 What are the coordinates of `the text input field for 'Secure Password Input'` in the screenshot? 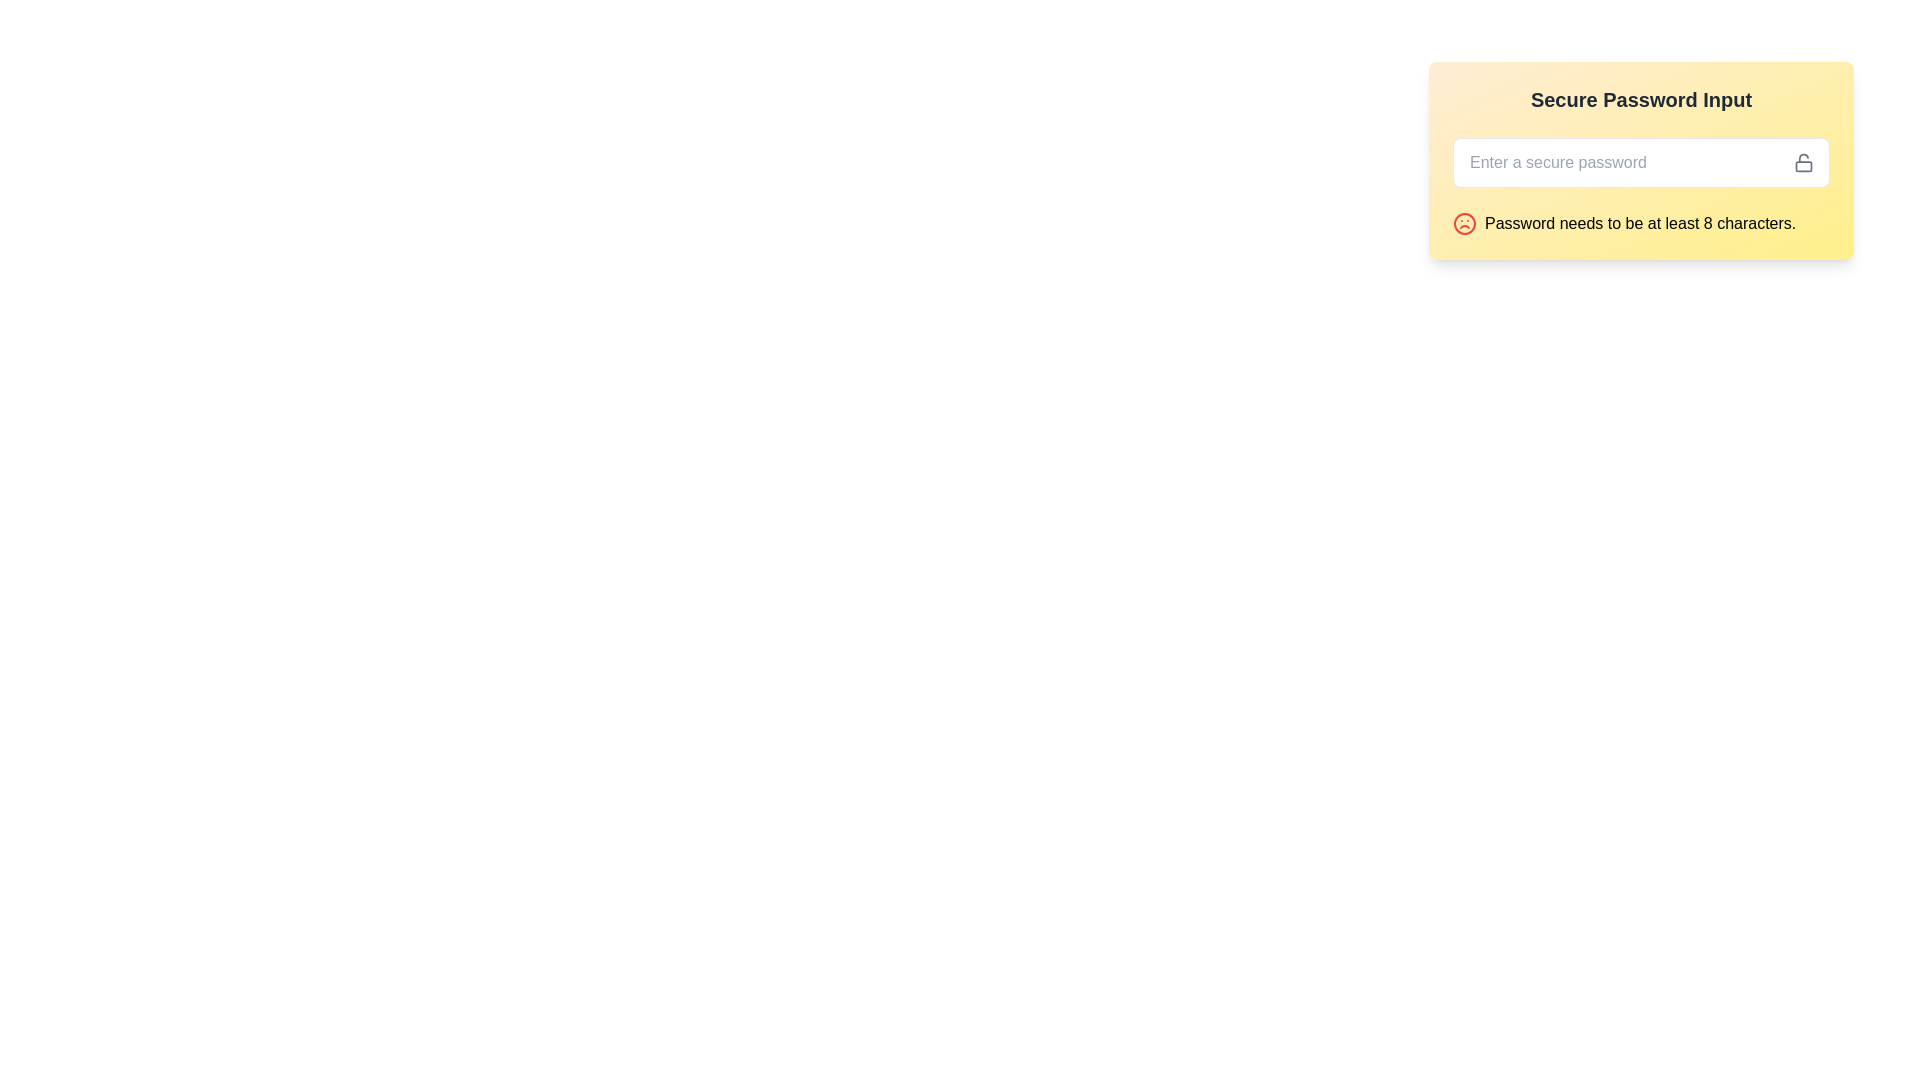 It's located at (1641, 161).